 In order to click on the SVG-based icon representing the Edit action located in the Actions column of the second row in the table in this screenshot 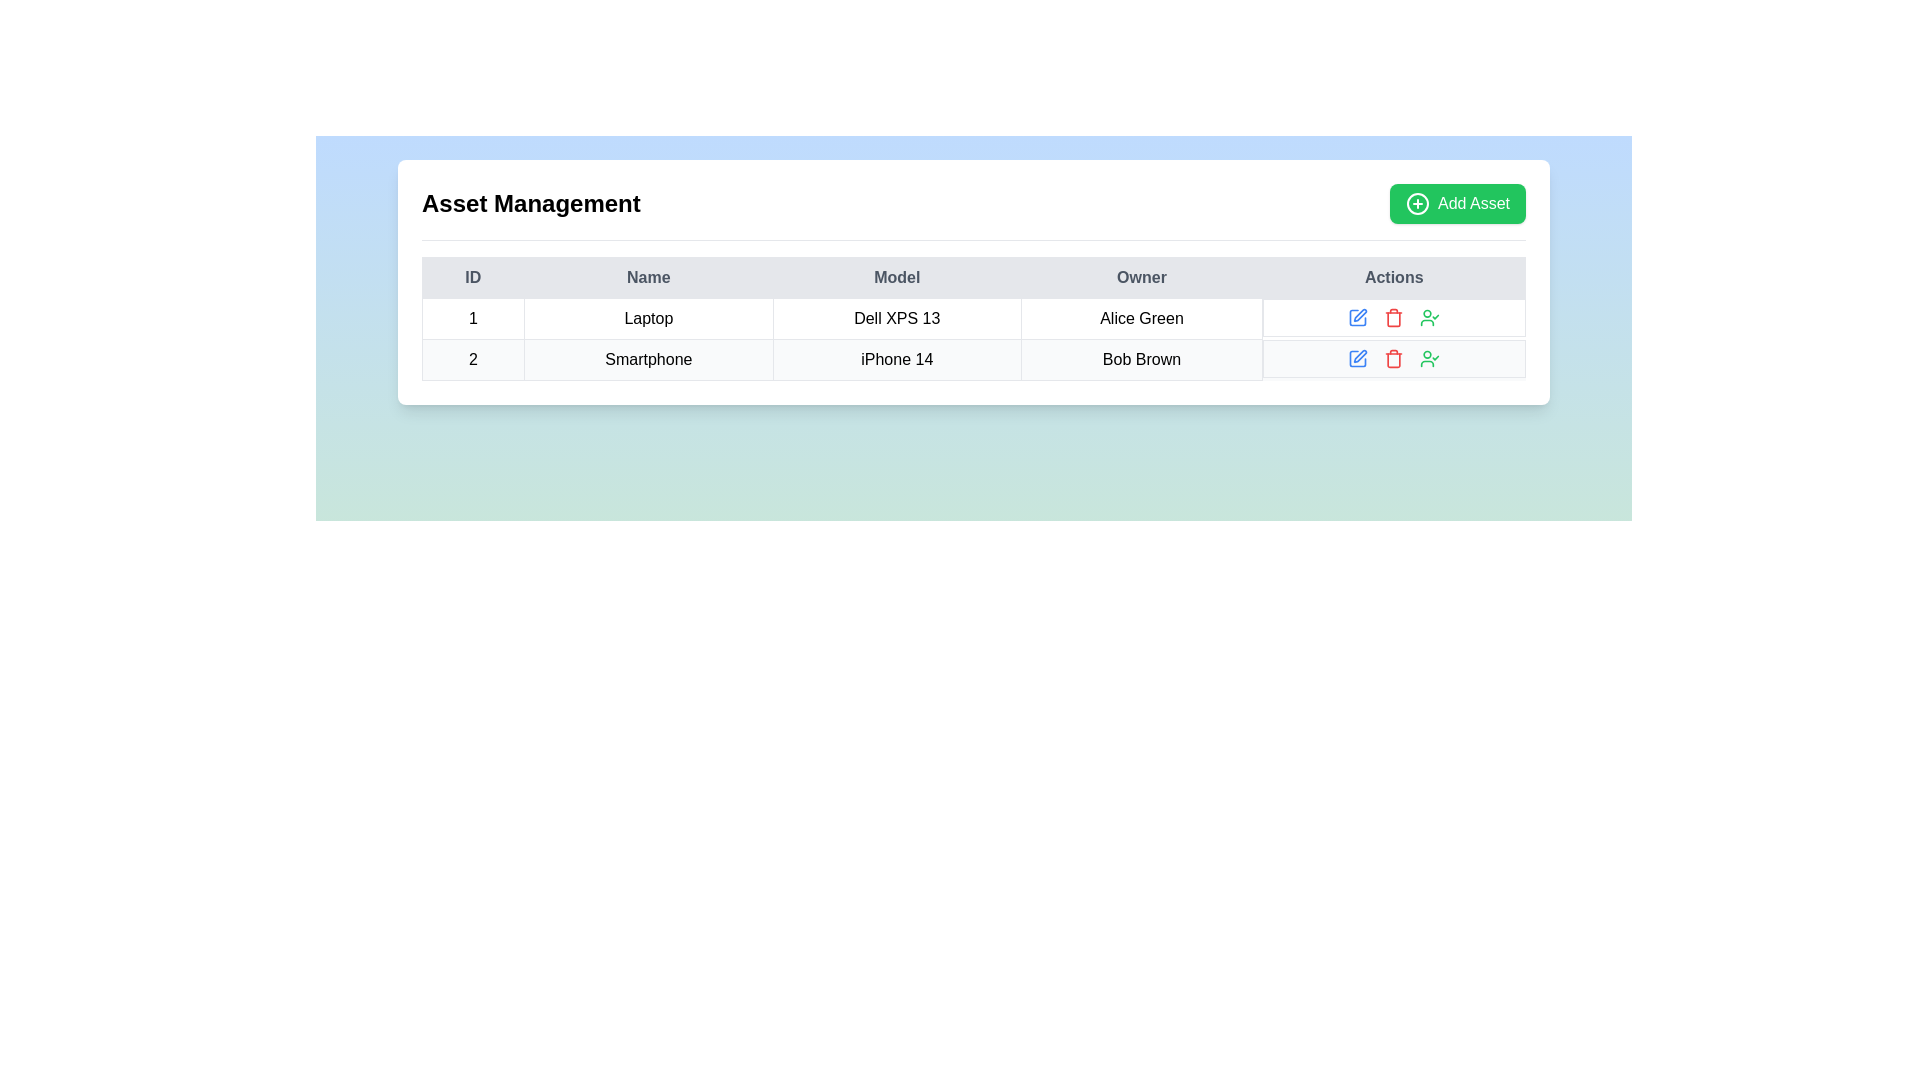, I will do `click(1358, 357)`.